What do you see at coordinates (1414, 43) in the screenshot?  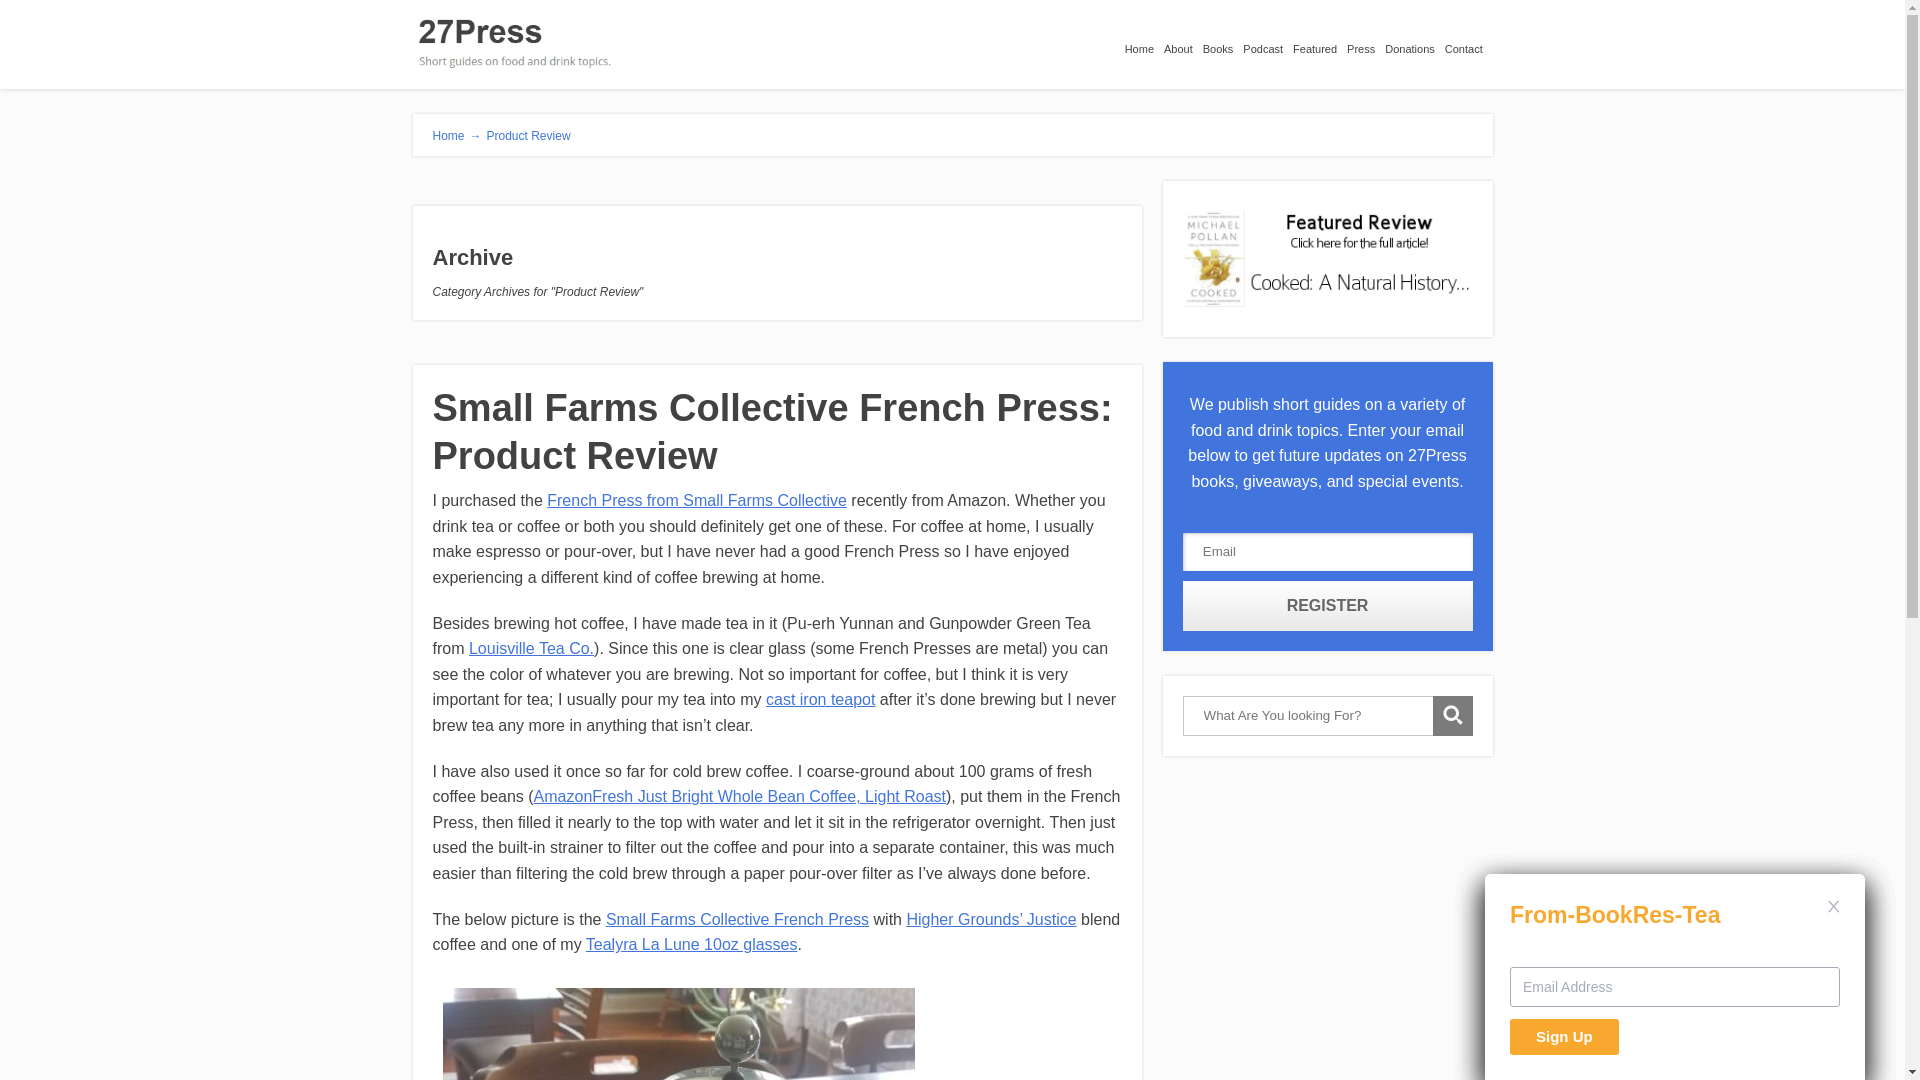 I see `'Donations'` at bounding box center [1414, 43].